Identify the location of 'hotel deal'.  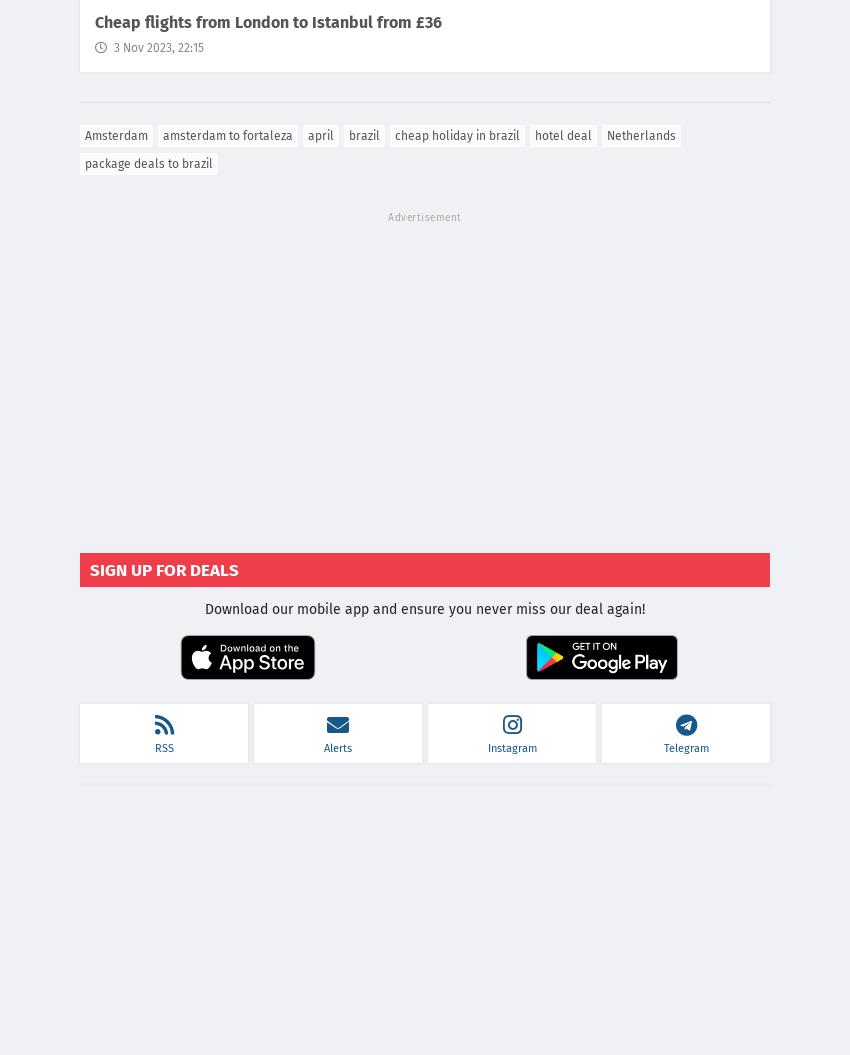
(563, 135).